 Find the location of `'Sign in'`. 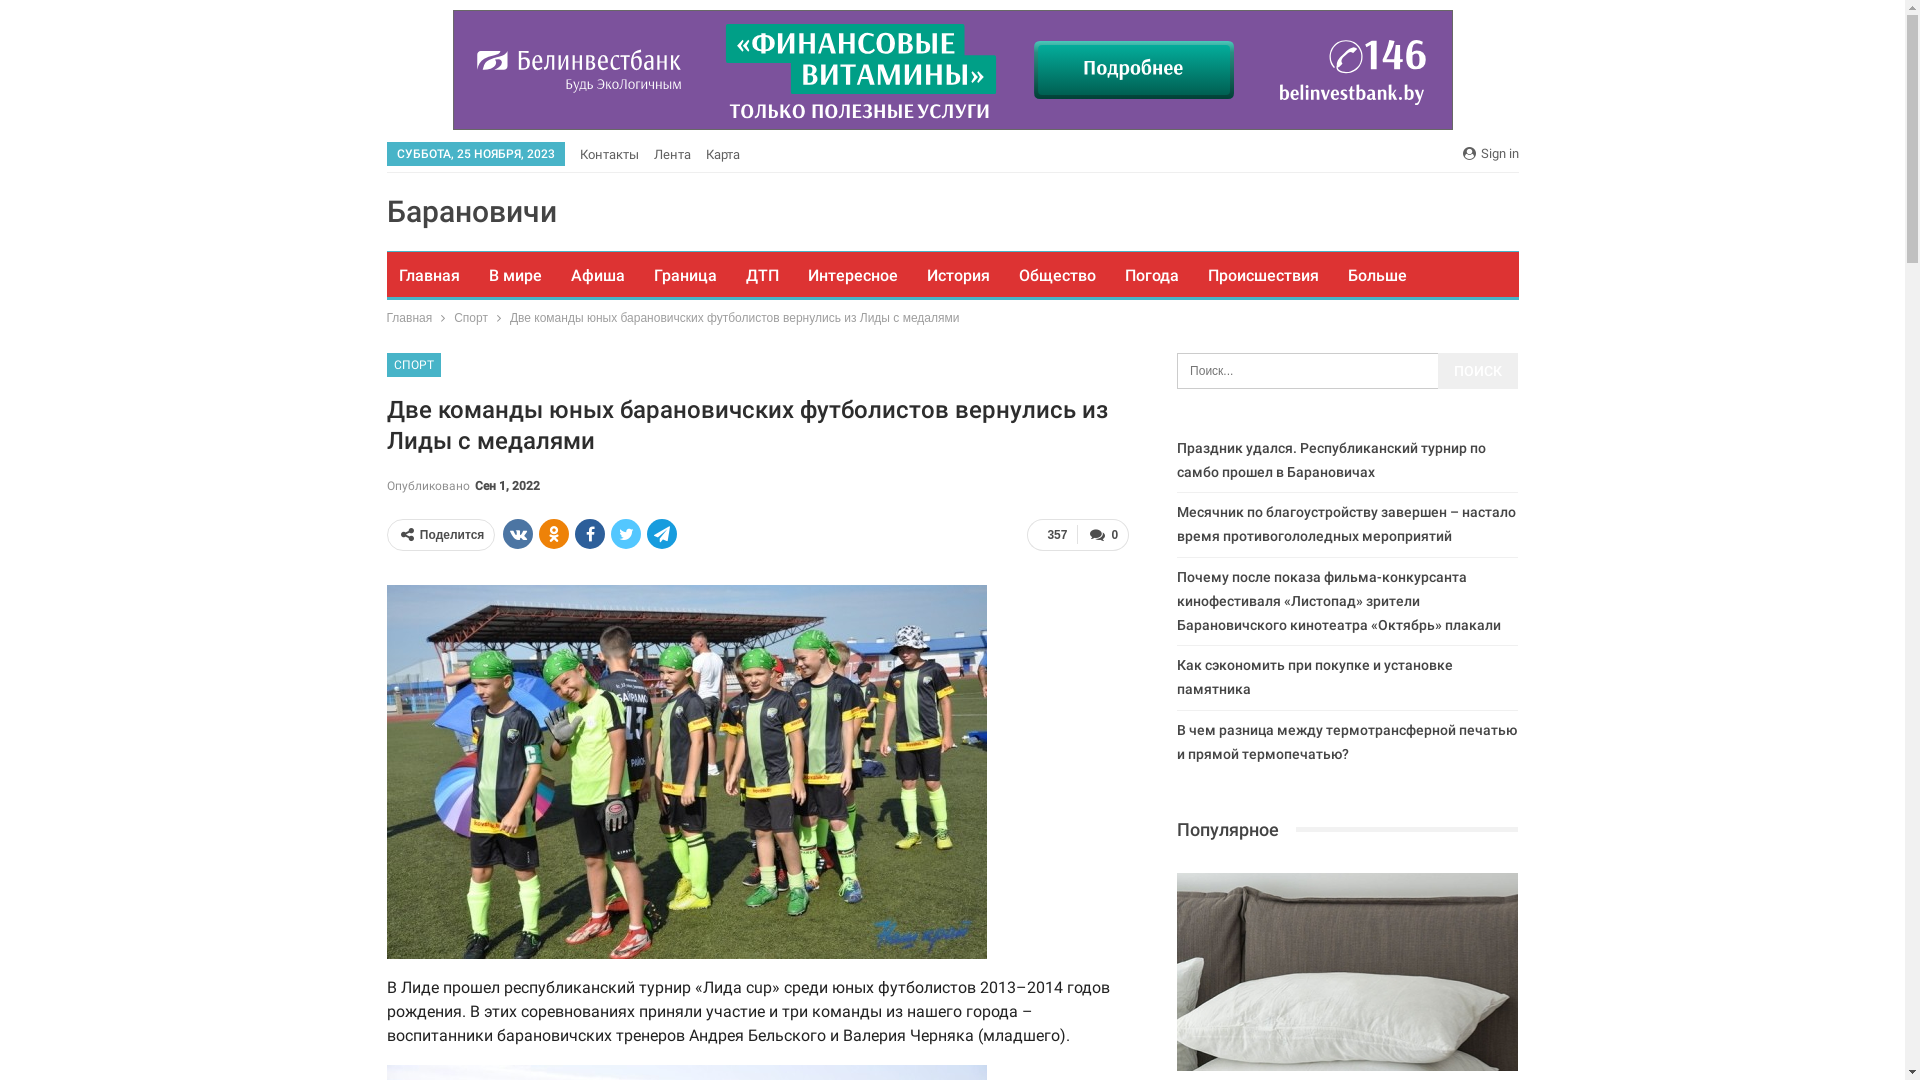

'Sign in' is located at coordinates (1489, 153).